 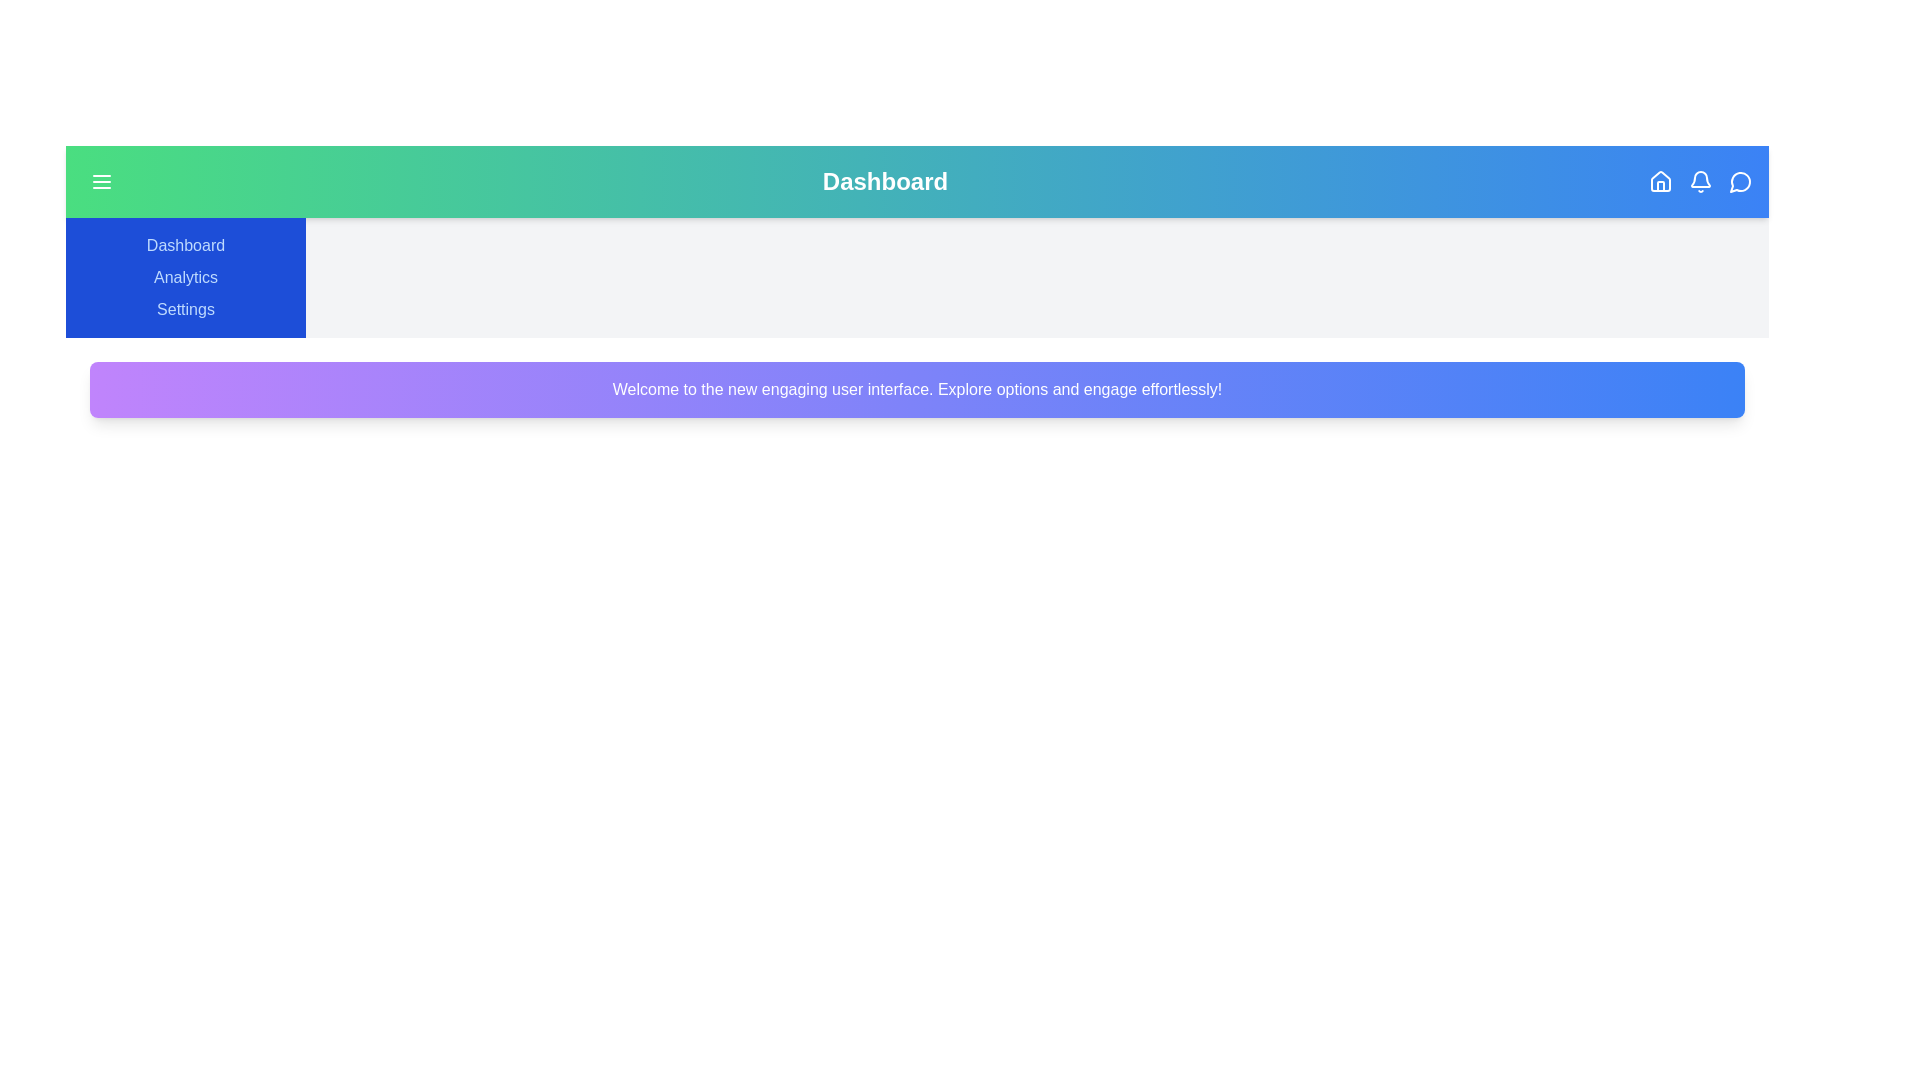 What do you see at coordinates (1660, 181) in the screenshot?
I see `the 'Home' icon in the top bar` at bounding box center [1660, 181].